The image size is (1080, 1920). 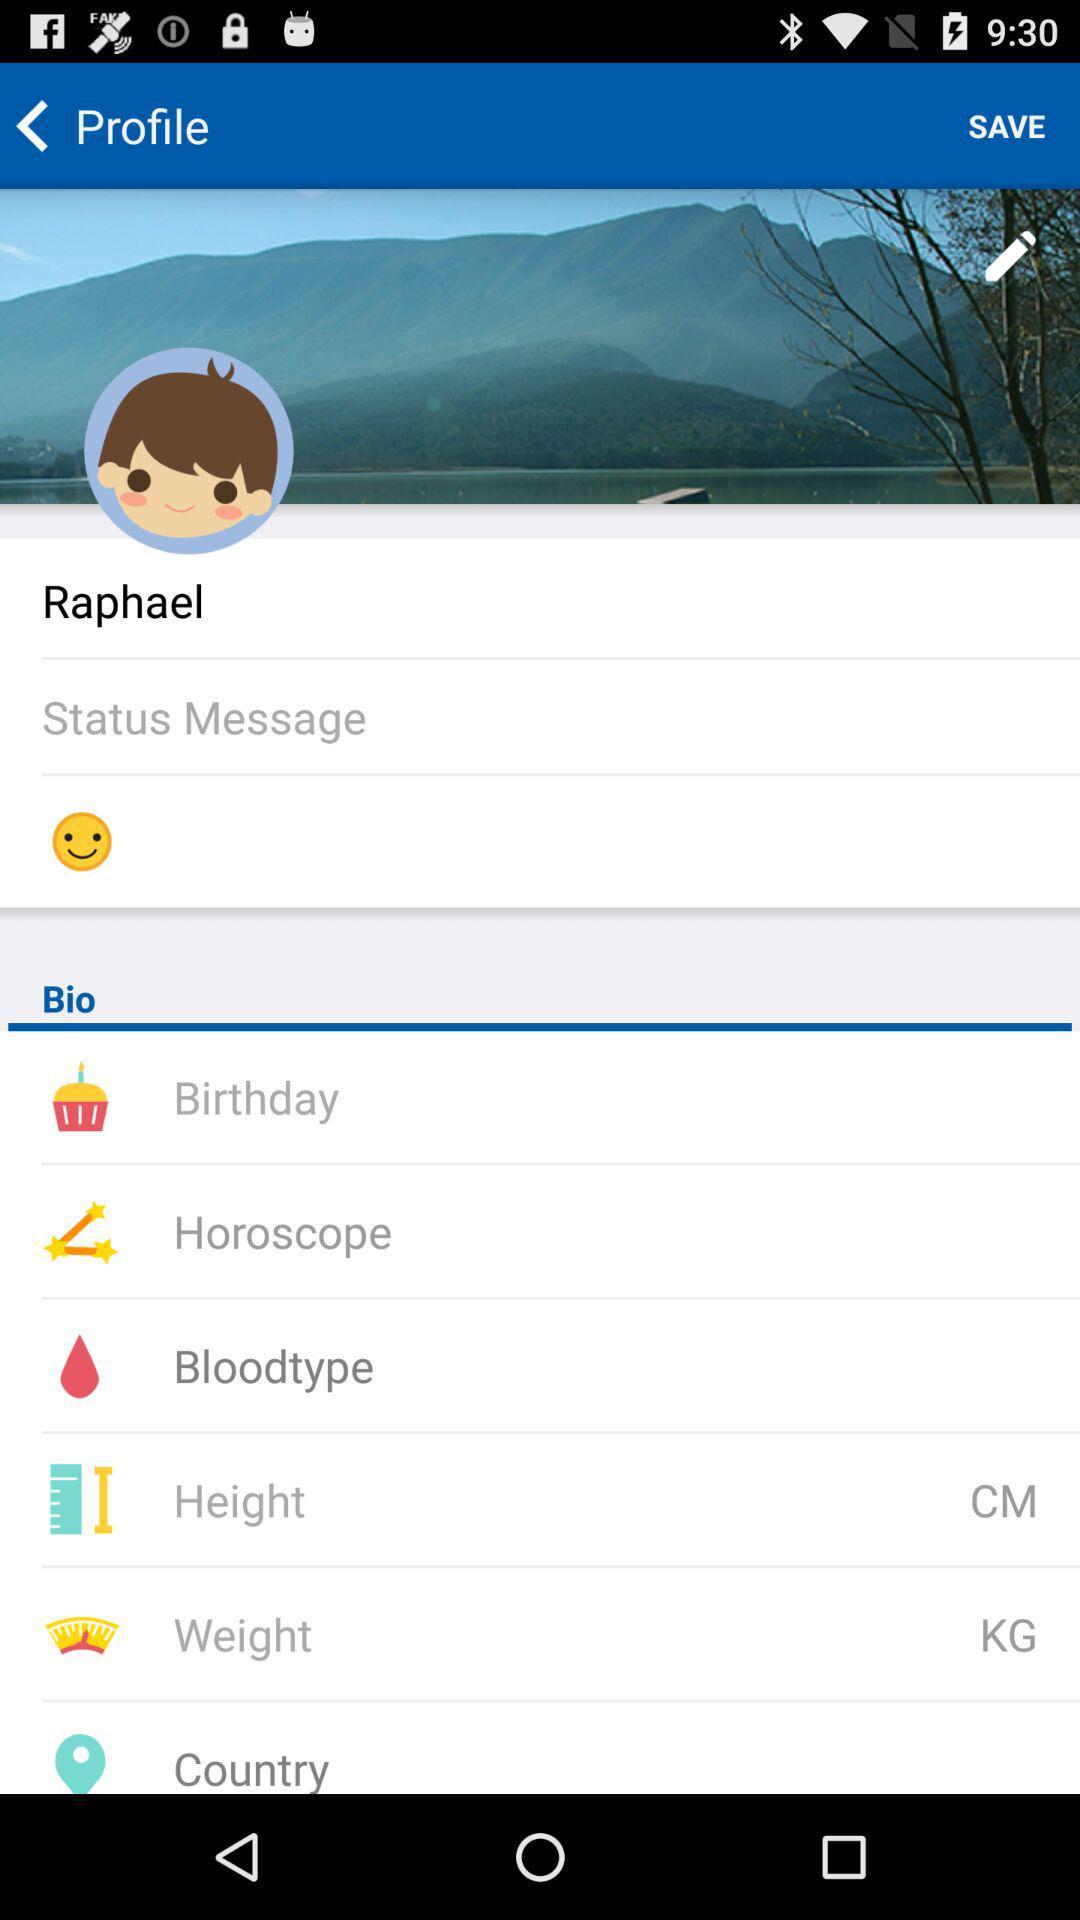 I want to click on edit profile wallpaper, so click(x=540, y=346).